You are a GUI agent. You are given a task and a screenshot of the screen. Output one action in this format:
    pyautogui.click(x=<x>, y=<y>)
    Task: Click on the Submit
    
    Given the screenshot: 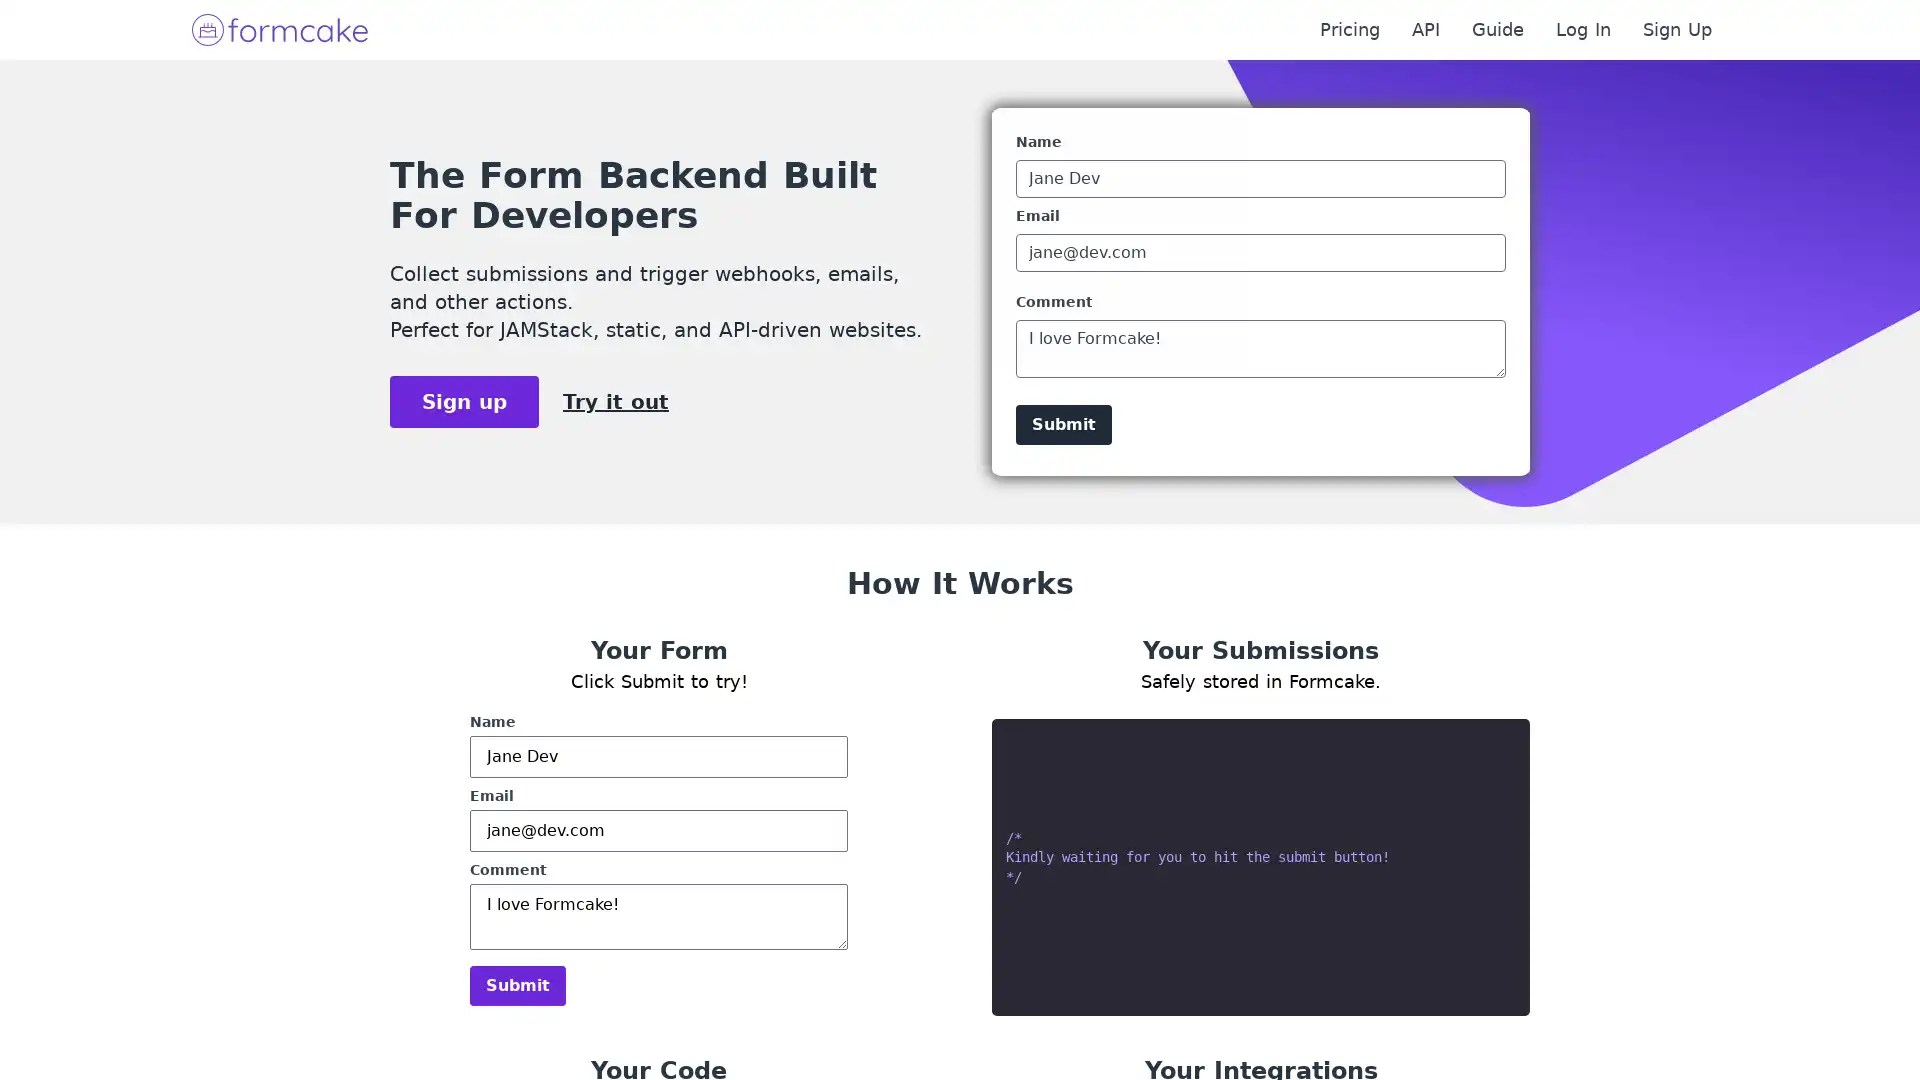 What is the action you would take?
    pyautogui.click(x=1063, y=423)
    